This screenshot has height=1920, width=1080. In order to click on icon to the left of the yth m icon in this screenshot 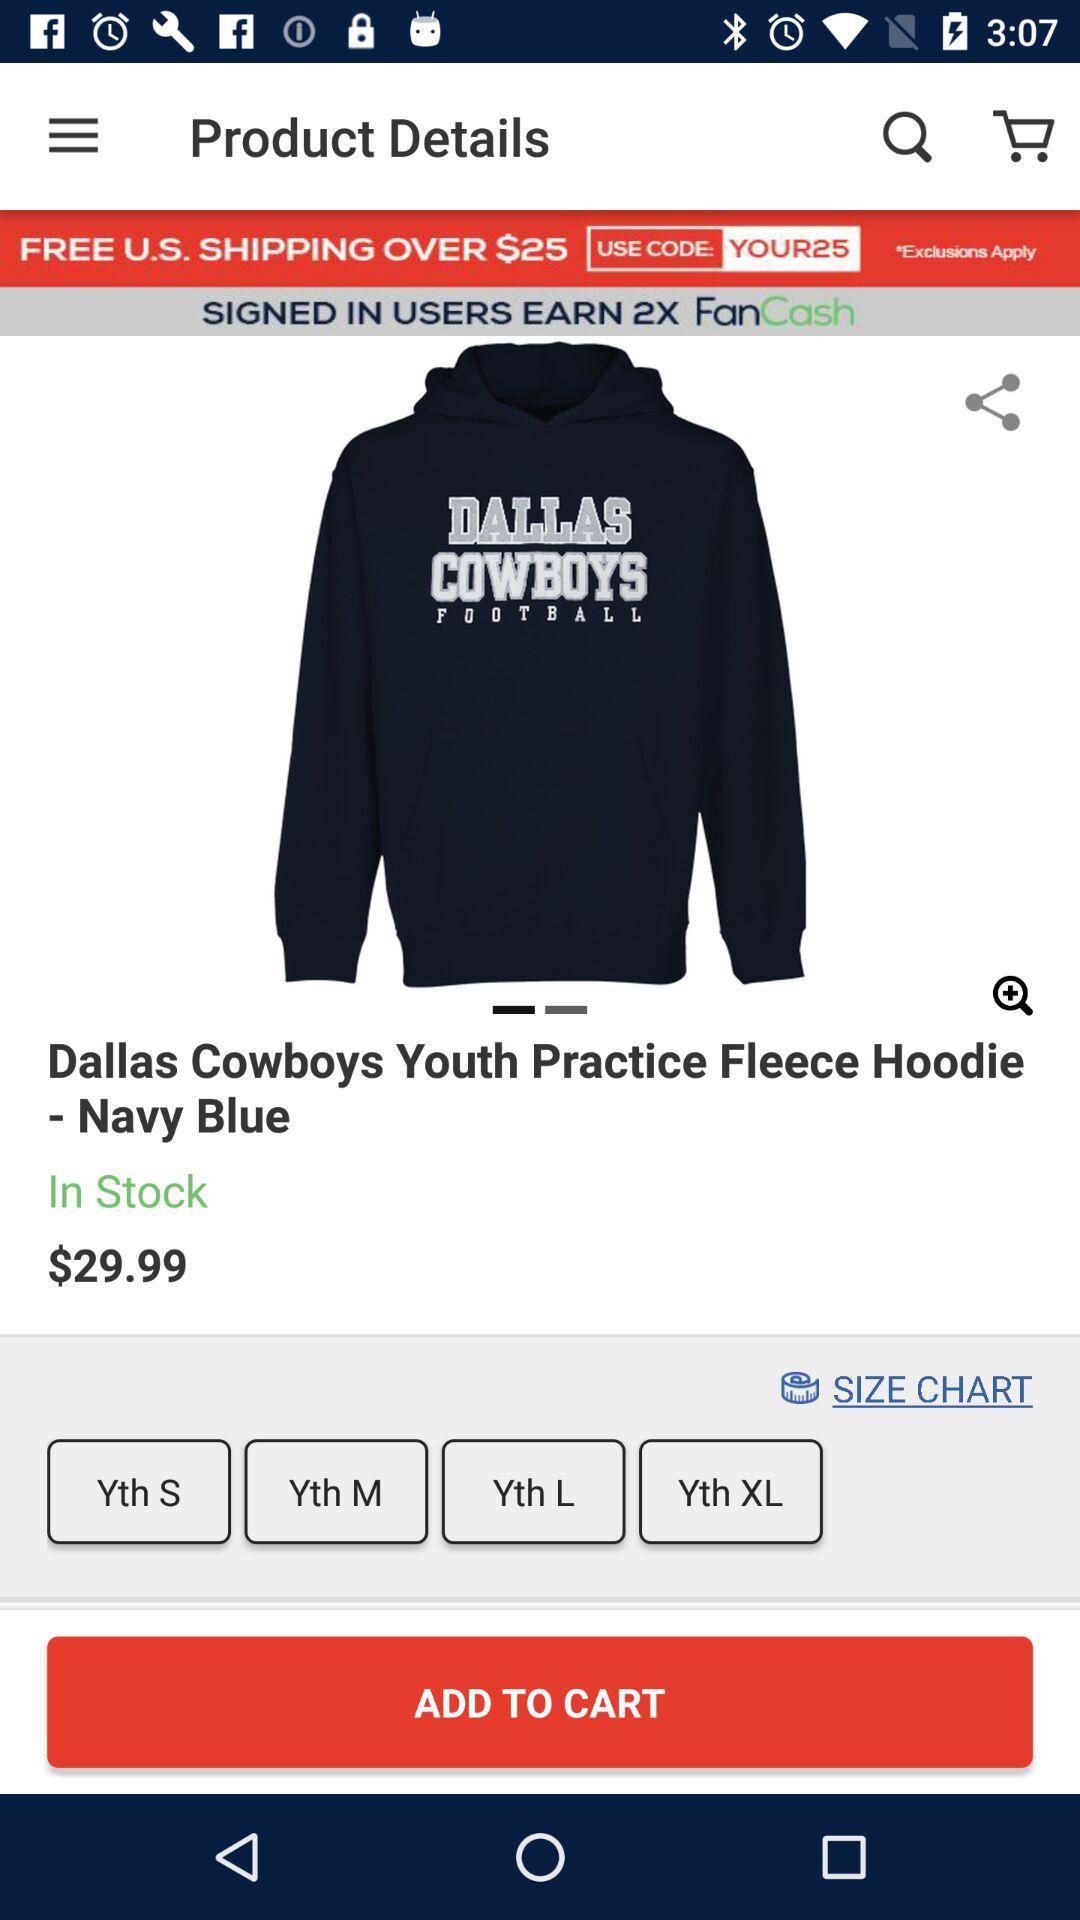, I will do `click(138, 1491)`.